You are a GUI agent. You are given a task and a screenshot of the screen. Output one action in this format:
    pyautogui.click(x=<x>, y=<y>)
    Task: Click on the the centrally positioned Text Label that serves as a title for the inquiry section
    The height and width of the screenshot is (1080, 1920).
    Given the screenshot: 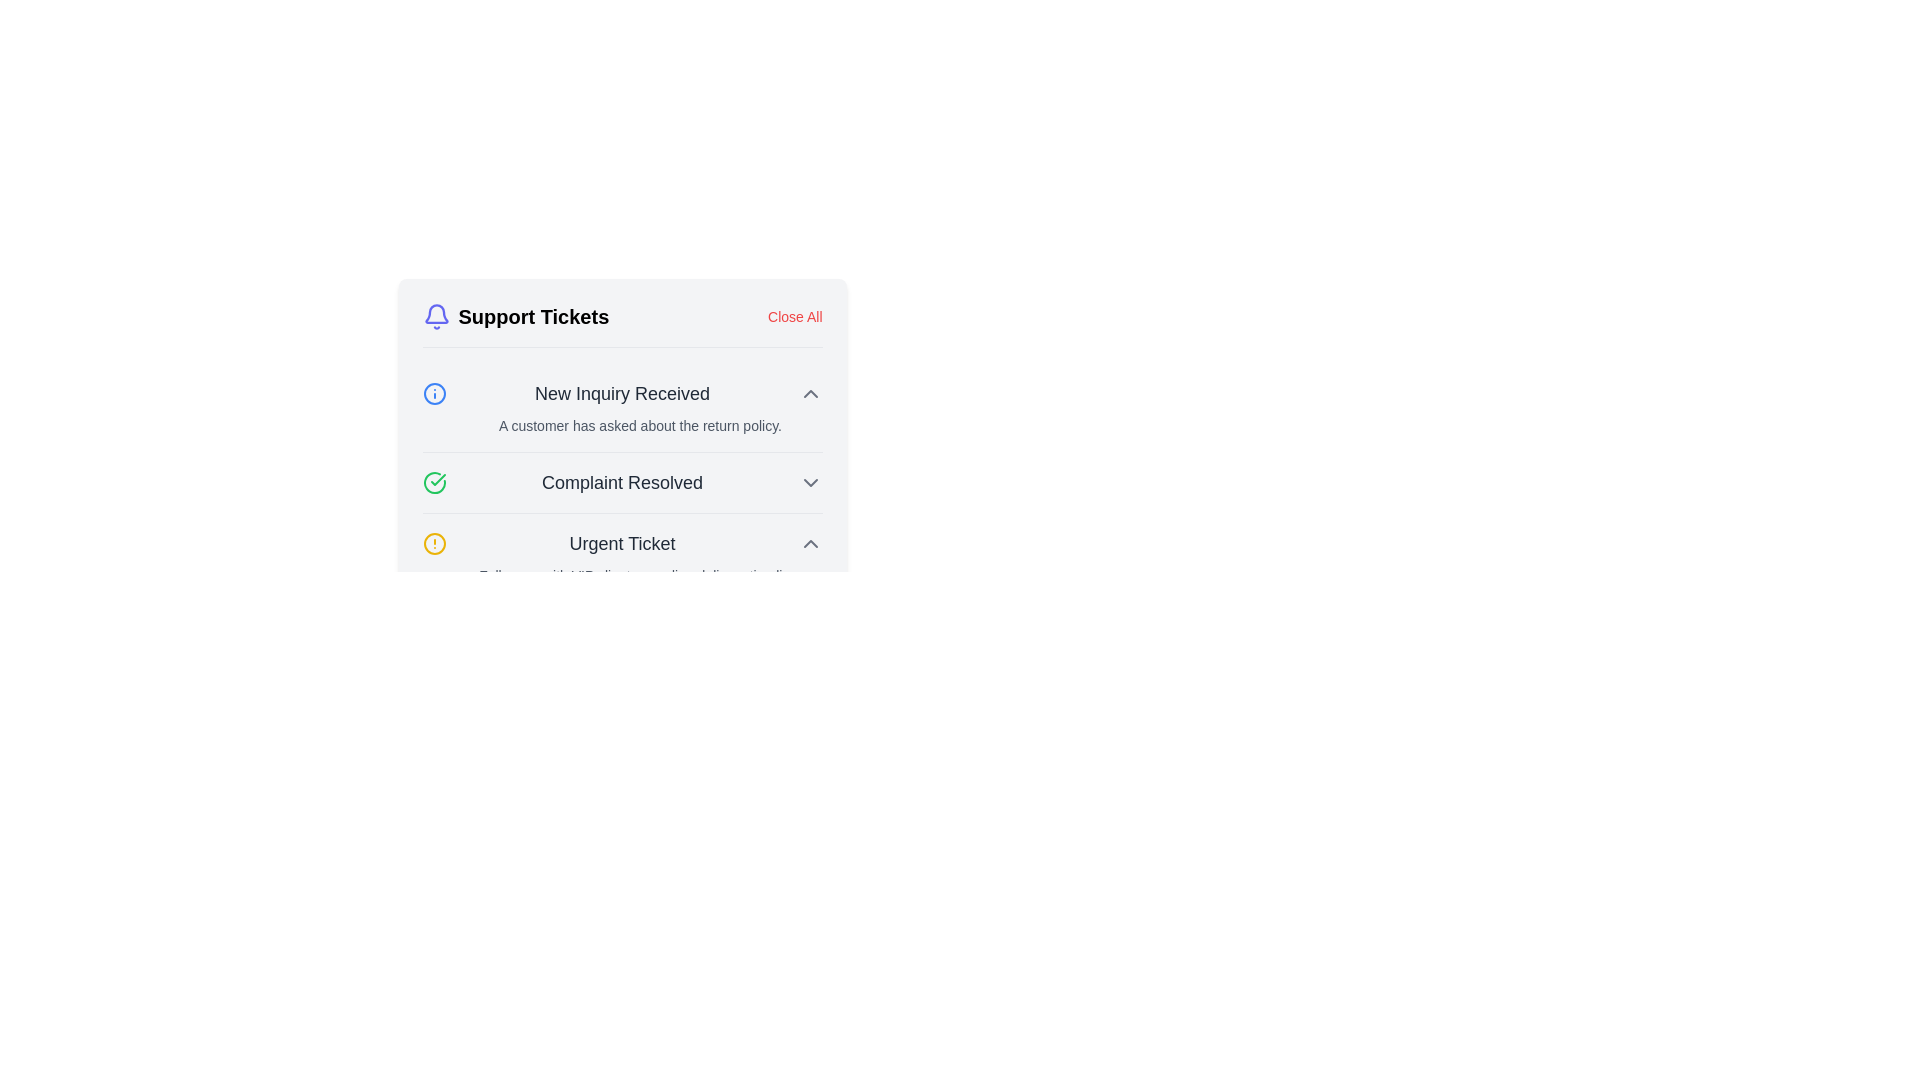 What is the action you would take?
    pyautogui.click(x=621, y=393)
    